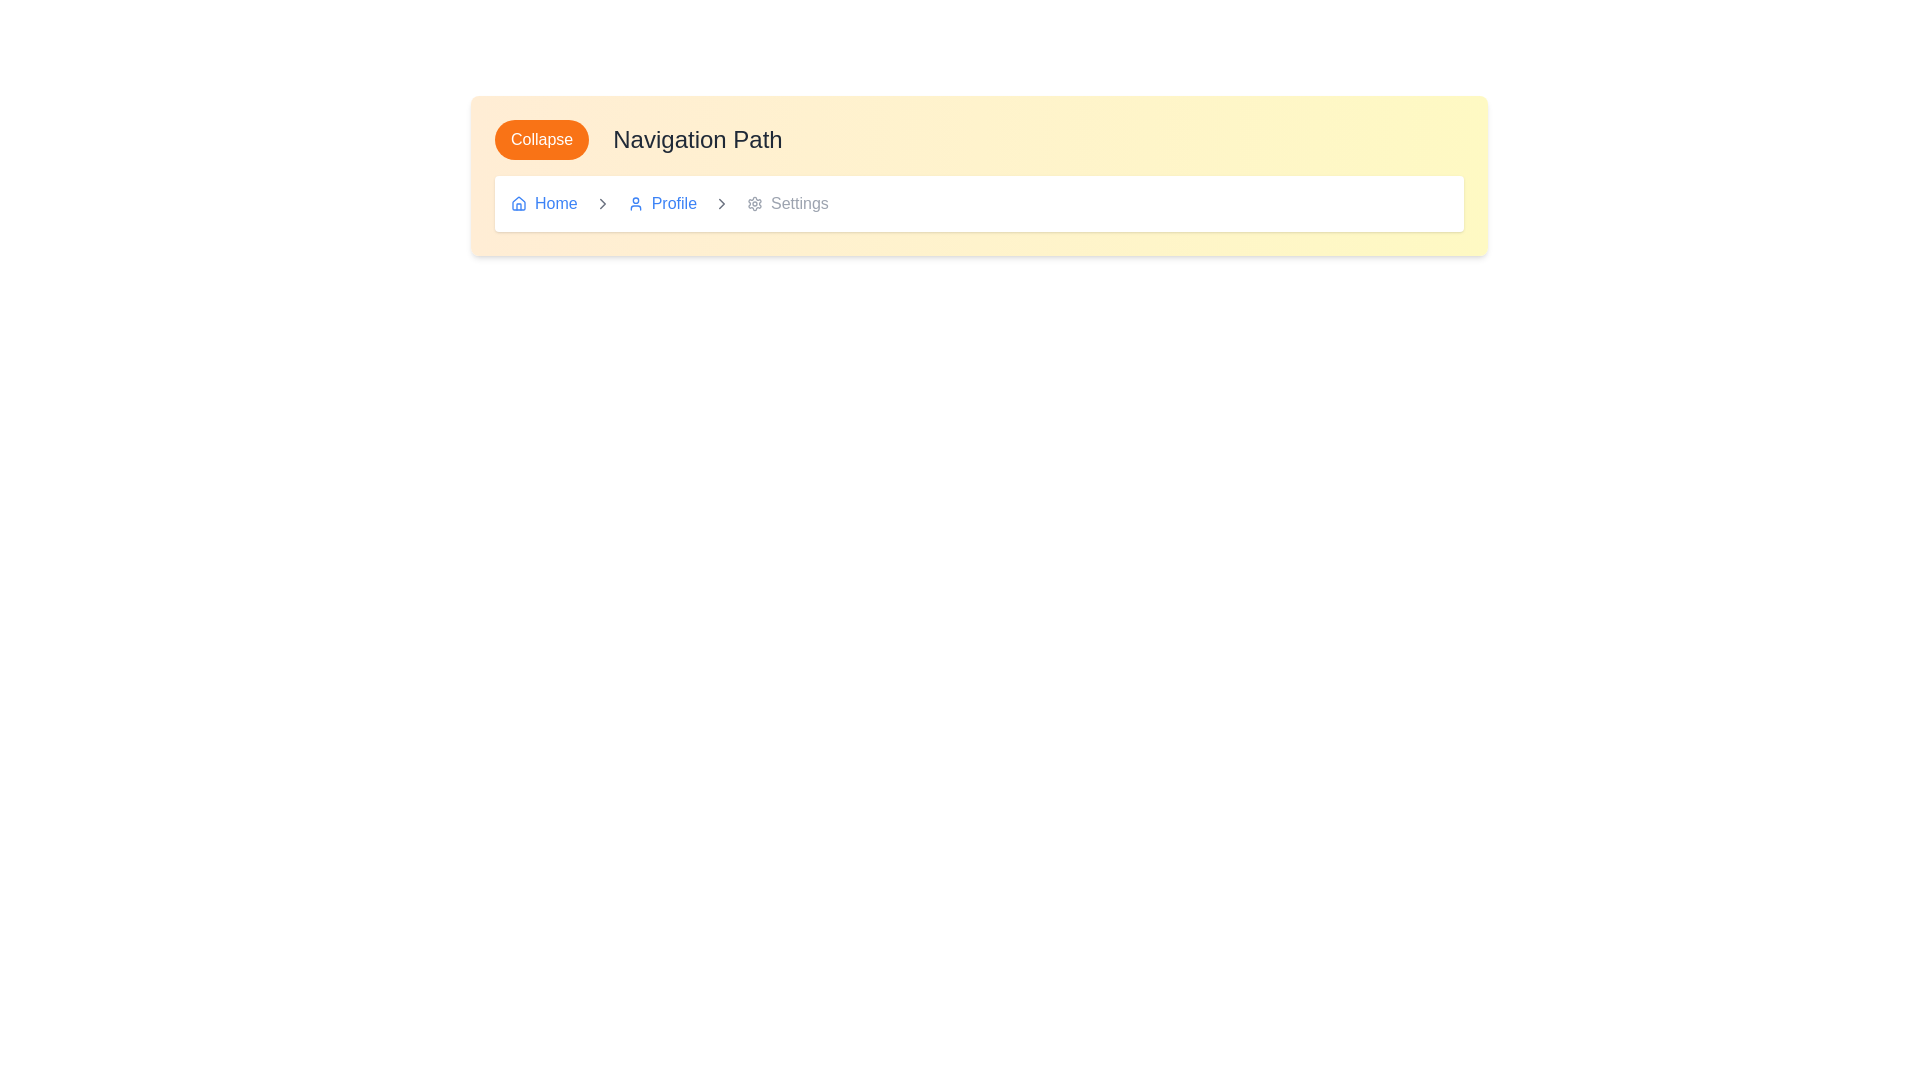 Image resolution: width=1920 pixels, height=1080 pixels. I want to click on the first item in the breadcrumb navigation bar, which serves as a clickable link to the home page, so click(544, 204).